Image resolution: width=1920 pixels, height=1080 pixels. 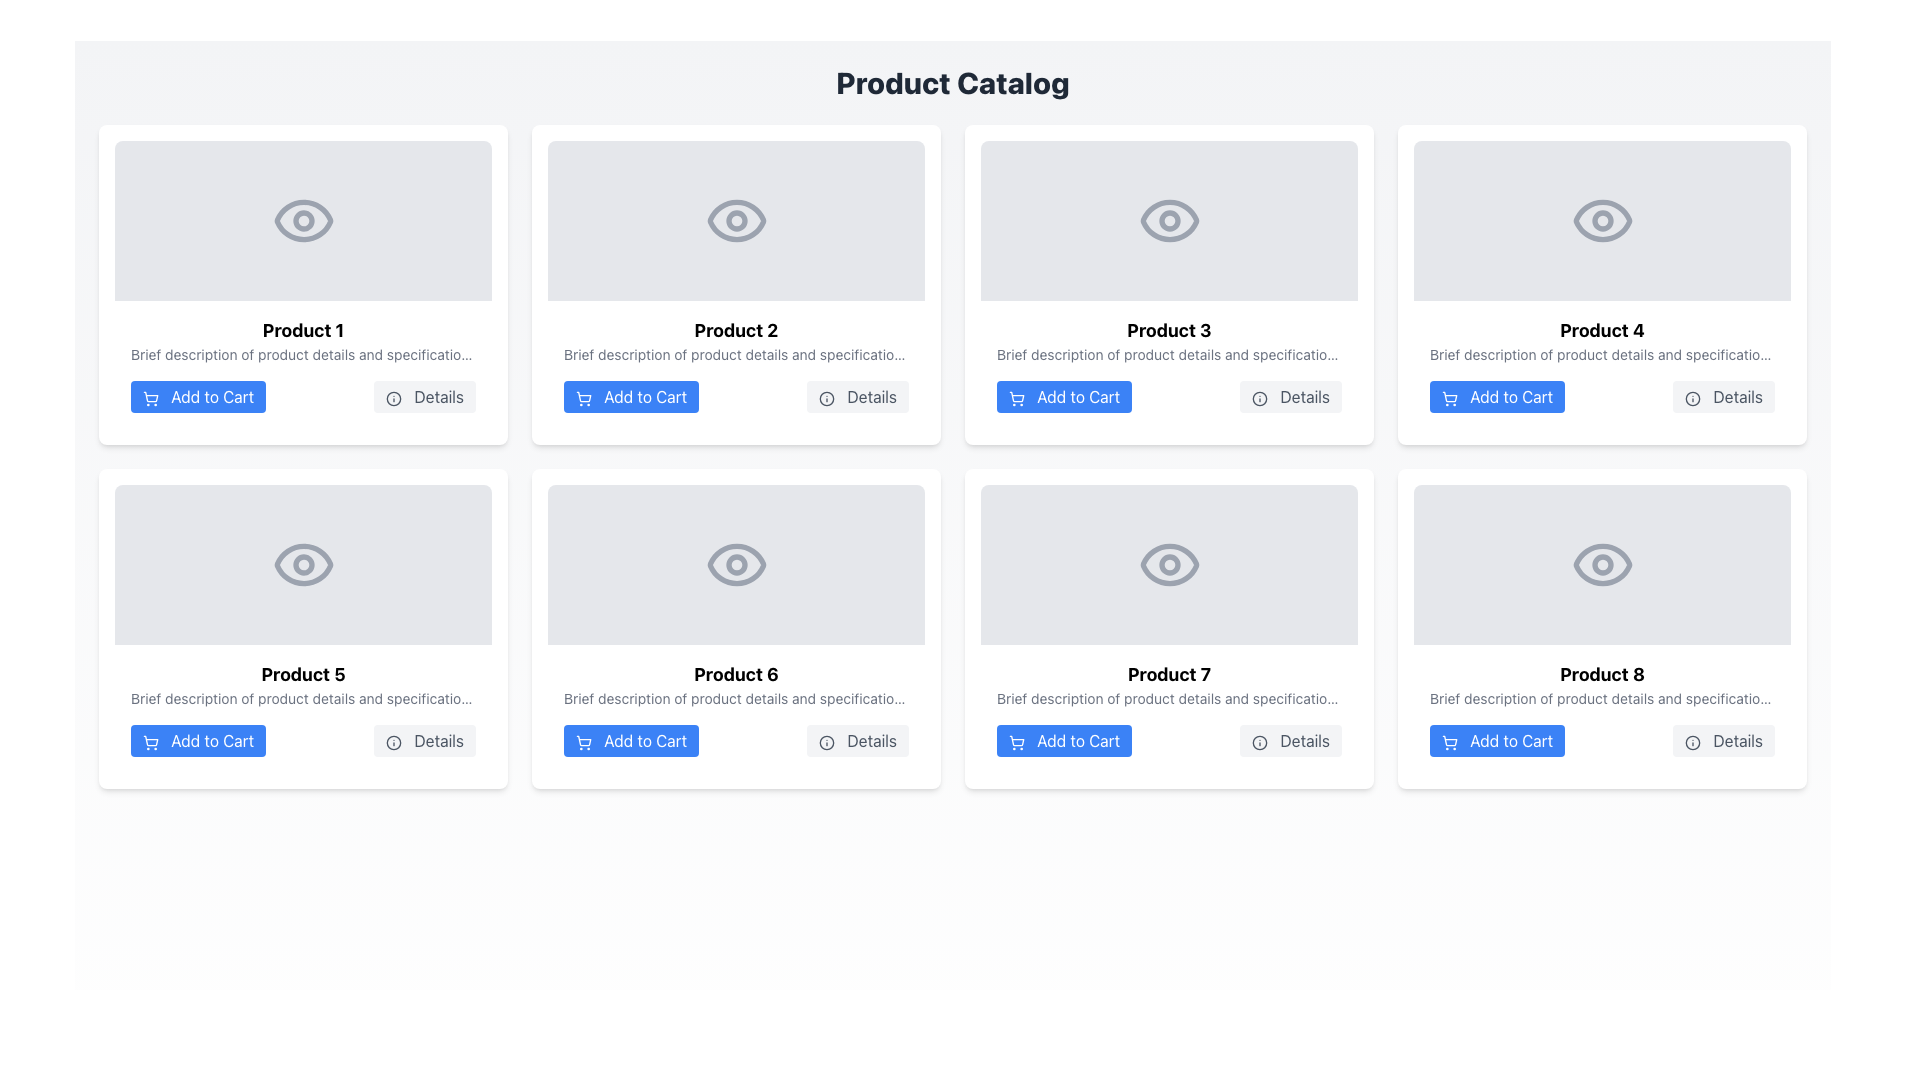 What do you see at coordinates (1169, 220) in the screenshot?
I see `the decorative SVG shape within the eye icon located at the top-center of the third product card from the left in the product catalog grid layout, which indicates a 'view' or 'preview' feature for the product` at bounding box center [1169, 220].